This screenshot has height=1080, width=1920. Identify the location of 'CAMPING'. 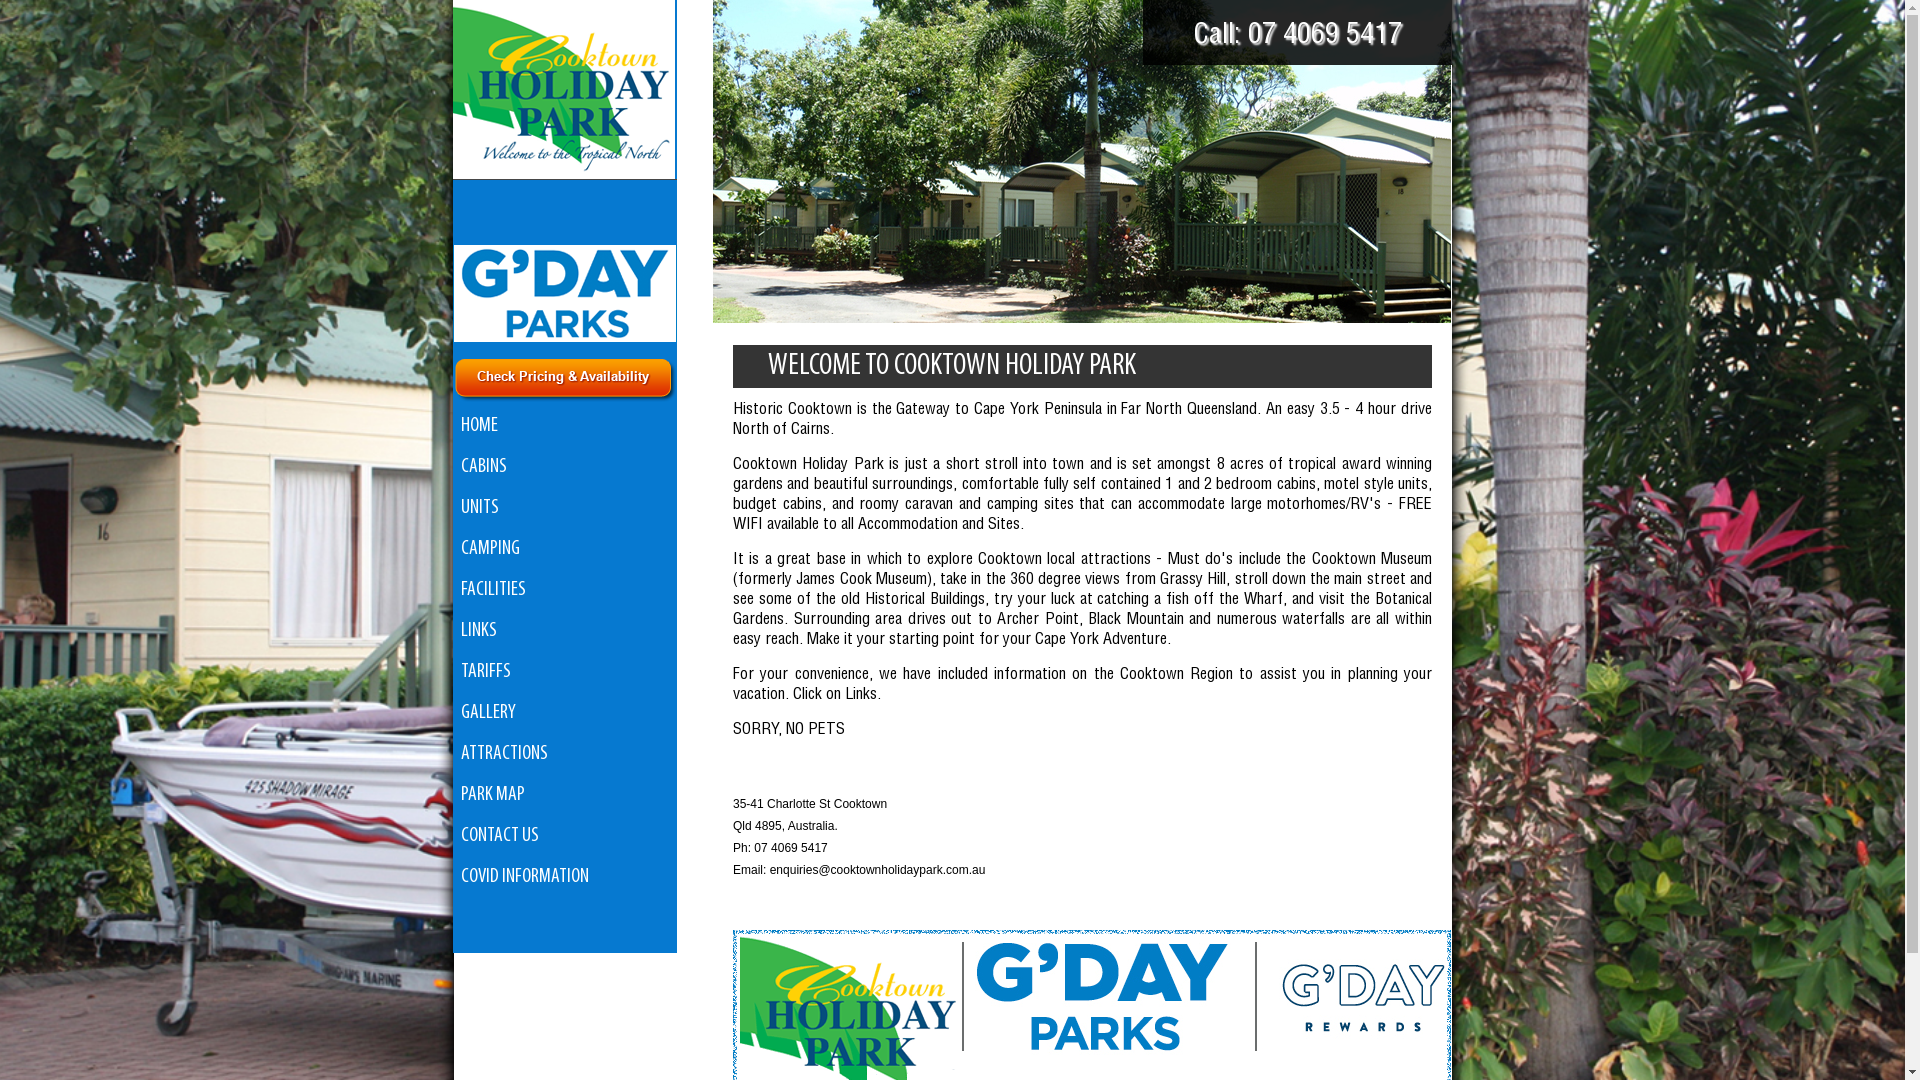
(564, 549).